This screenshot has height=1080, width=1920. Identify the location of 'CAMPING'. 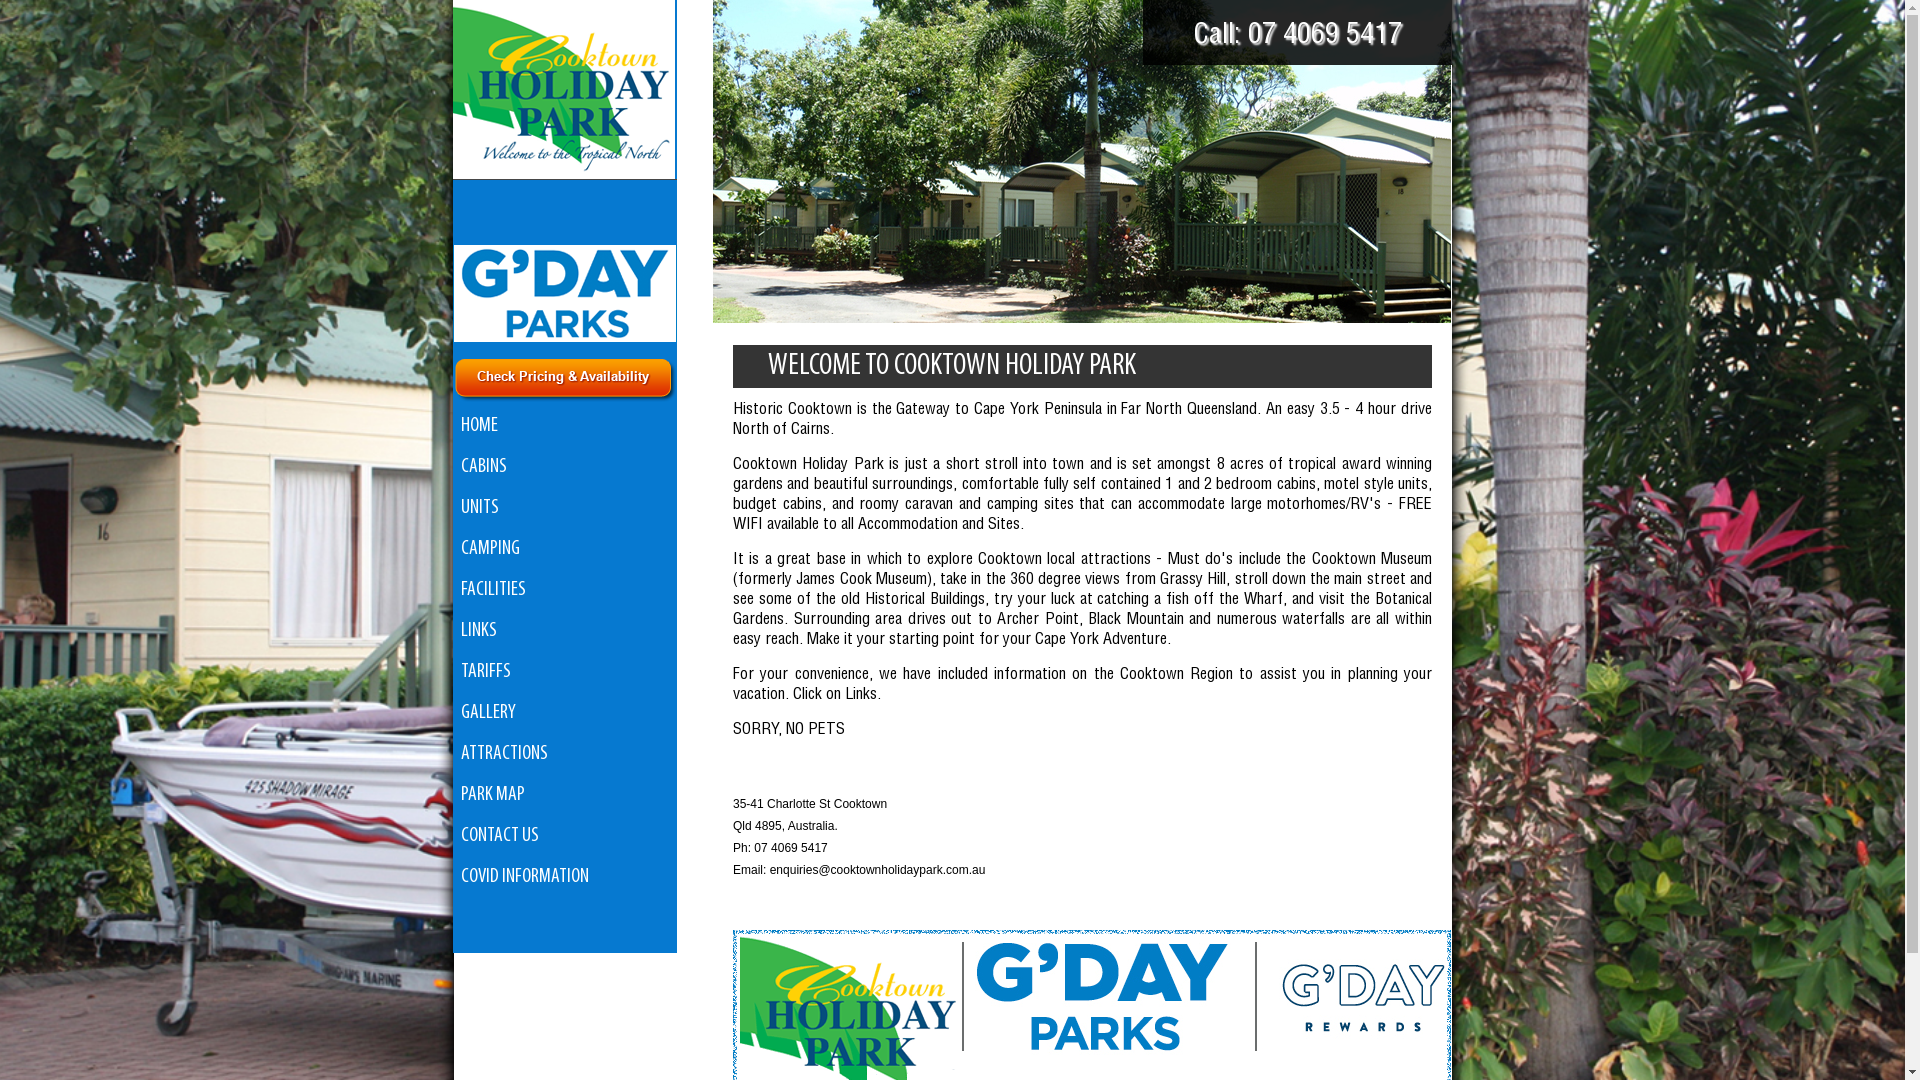
(564, 549).